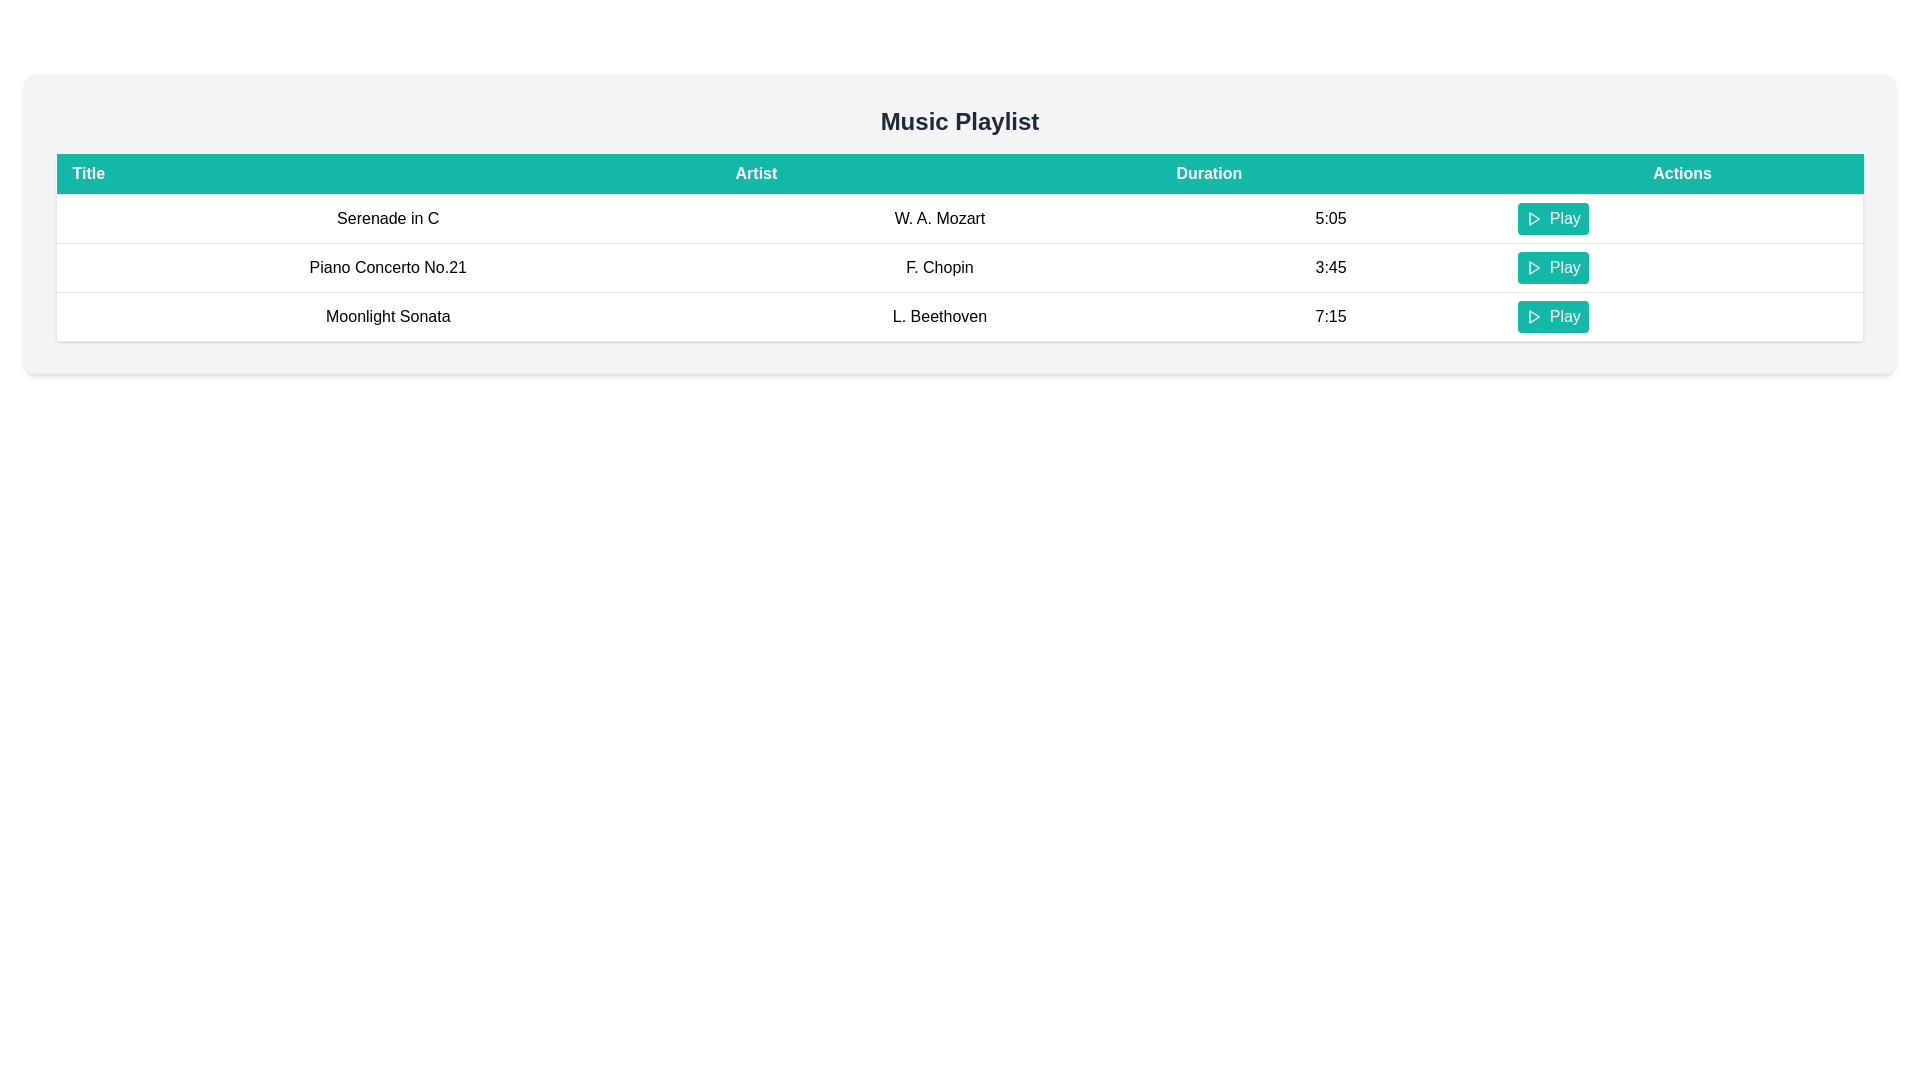 The height and width of the screenshot is (1080, 1920). What do you see at coordinates (1680, 266) in the screenshot?
I see `the playback button for 'Piano Concerto No.21' by 'F. Chopin' located in the second row under the 'Actions' column, to the right of the duration '3:45'` at bounding box center [1680, 266].